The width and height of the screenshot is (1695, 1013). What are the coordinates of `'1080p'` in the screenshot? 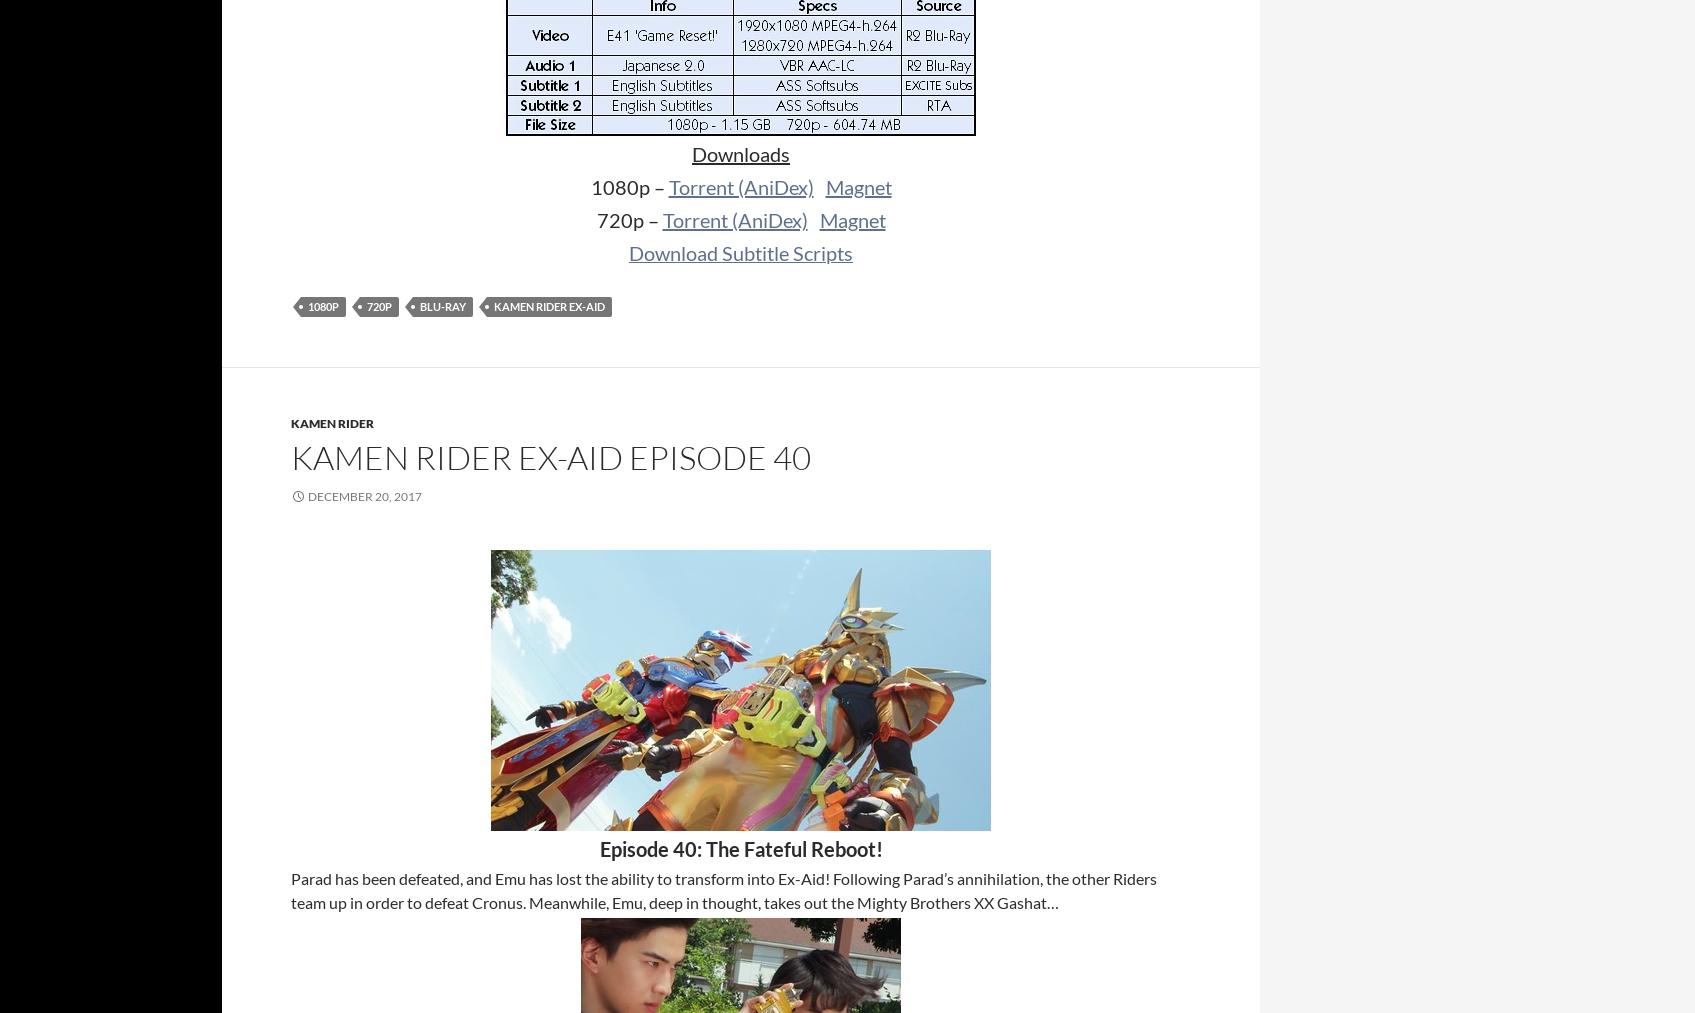 It's located at (323, 306).